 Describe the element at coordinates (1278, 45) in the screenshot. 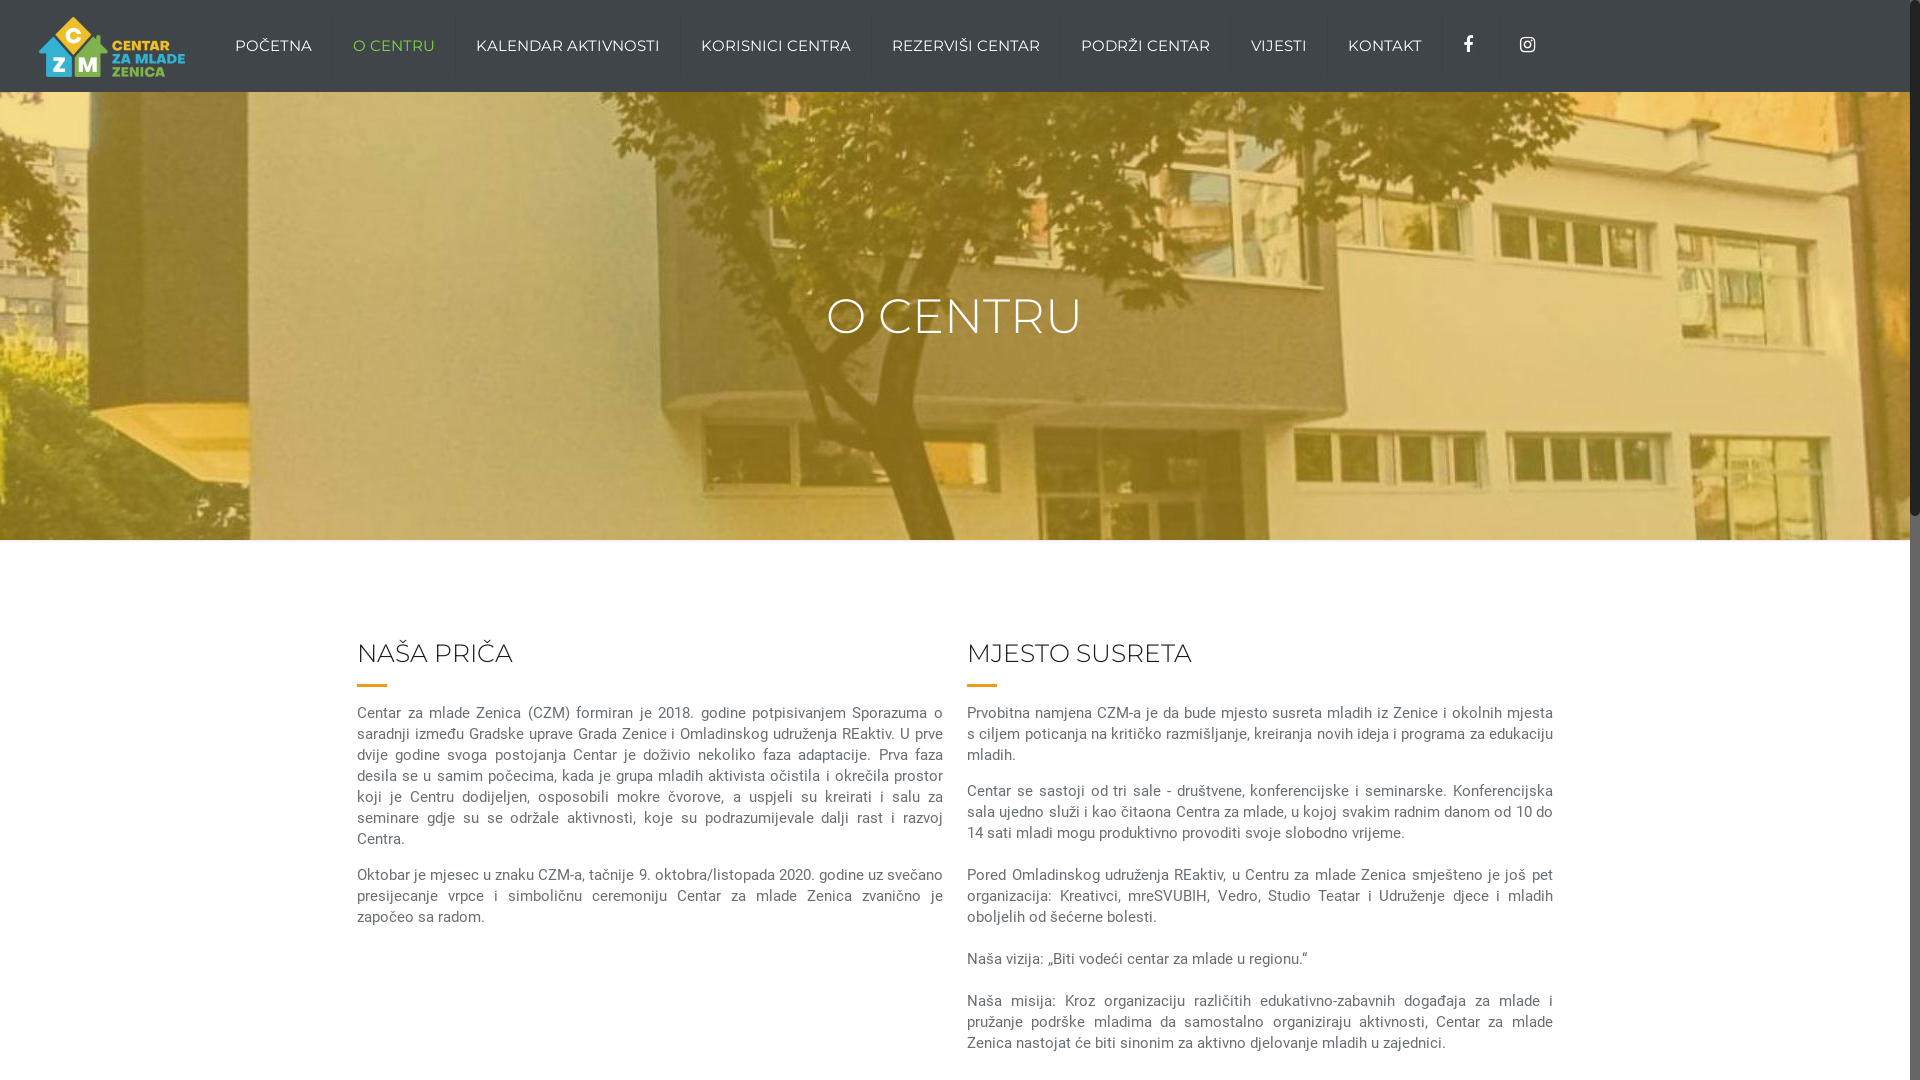

I see `'VIJESTI'` at that location.